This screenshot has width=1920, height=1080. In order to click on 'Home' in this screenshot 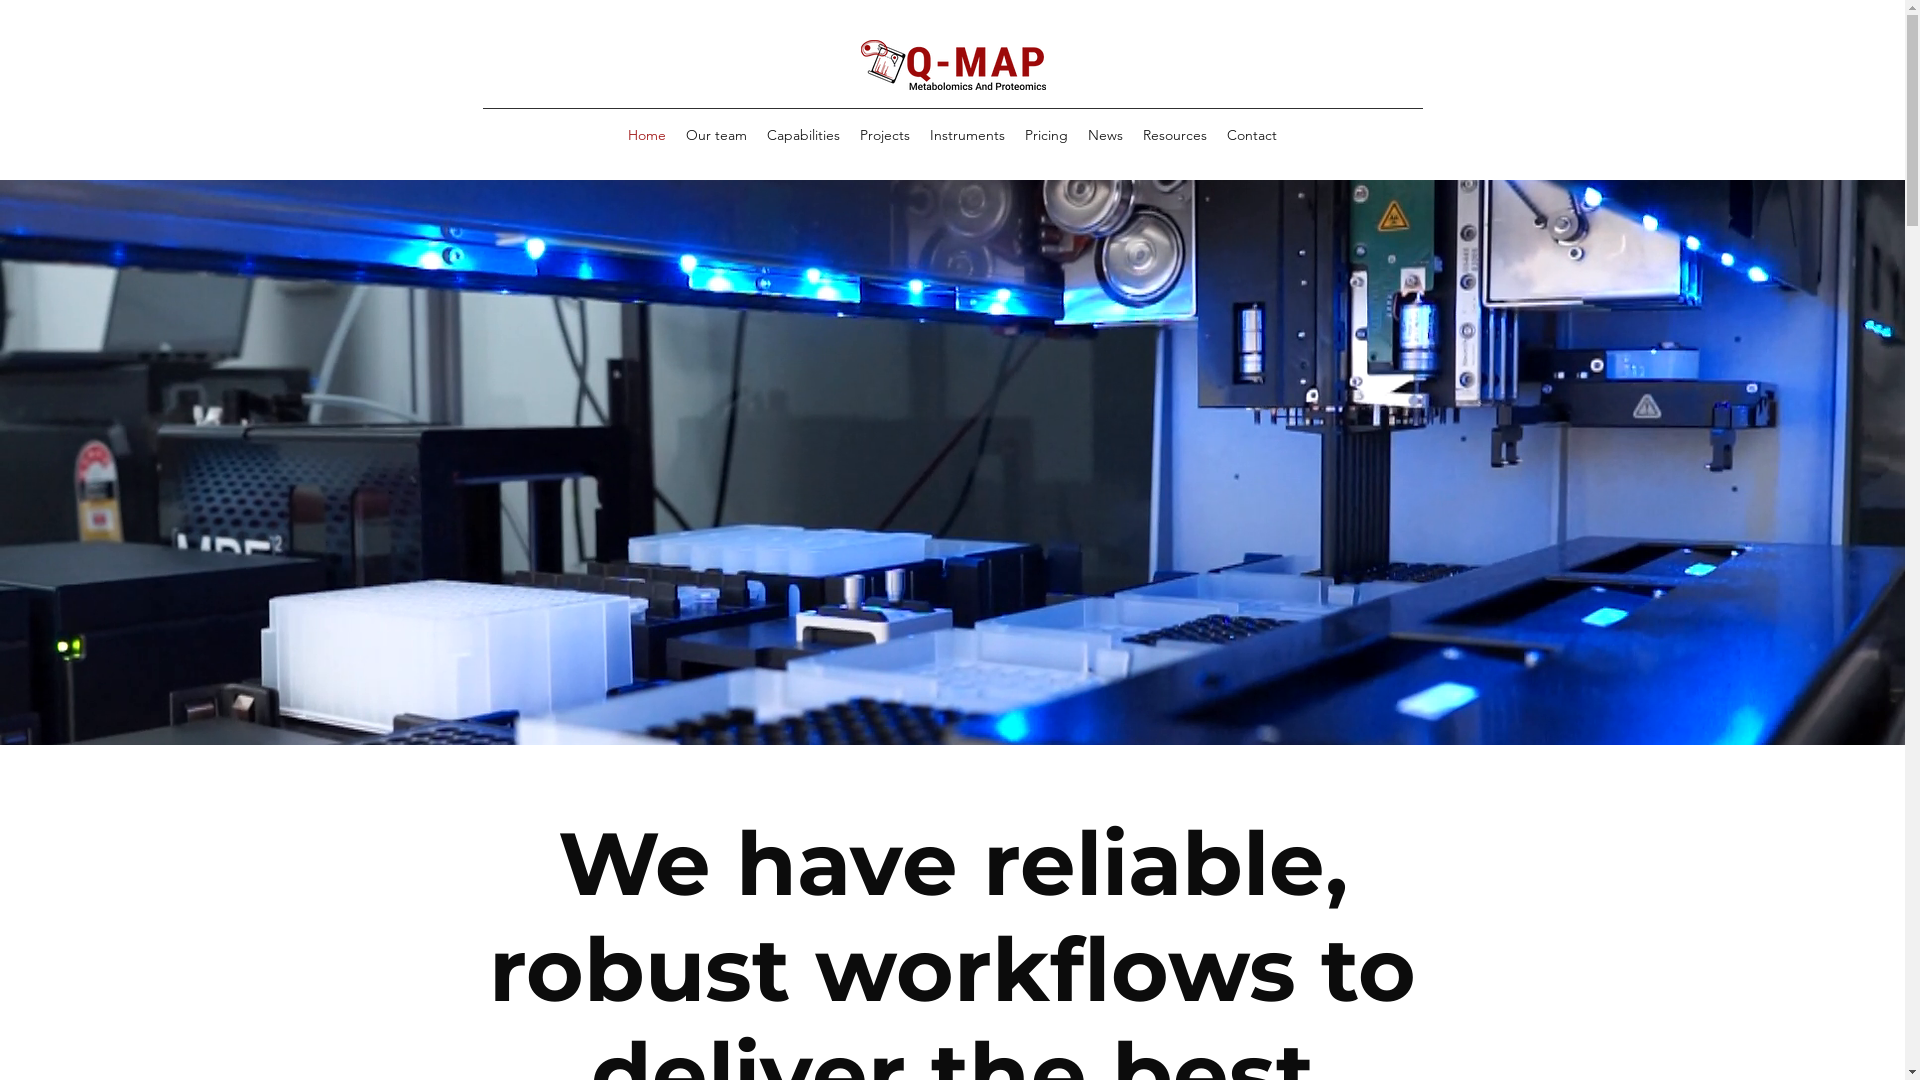, I will do `click(647, 135)`.